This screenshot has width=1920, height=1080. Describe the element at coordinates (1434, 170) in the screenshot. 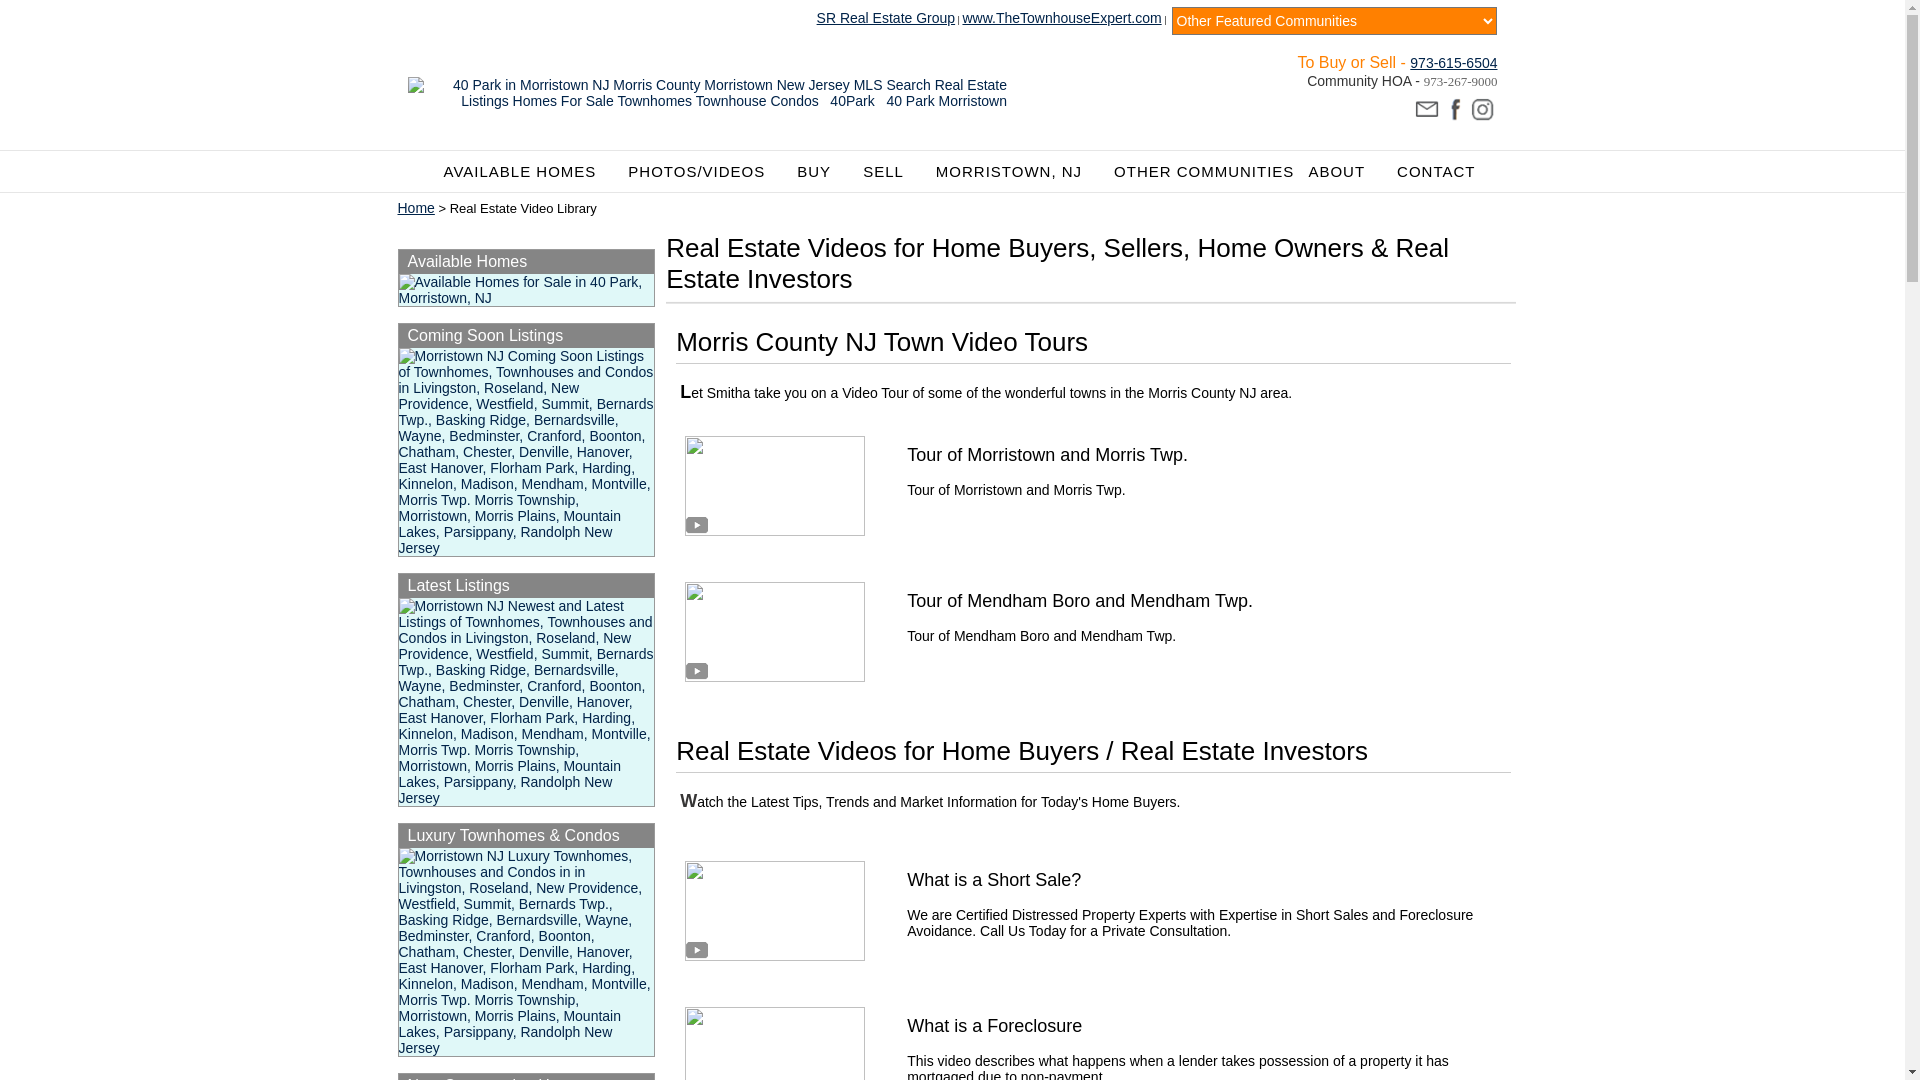

I see `'CONTACT'` at that location.